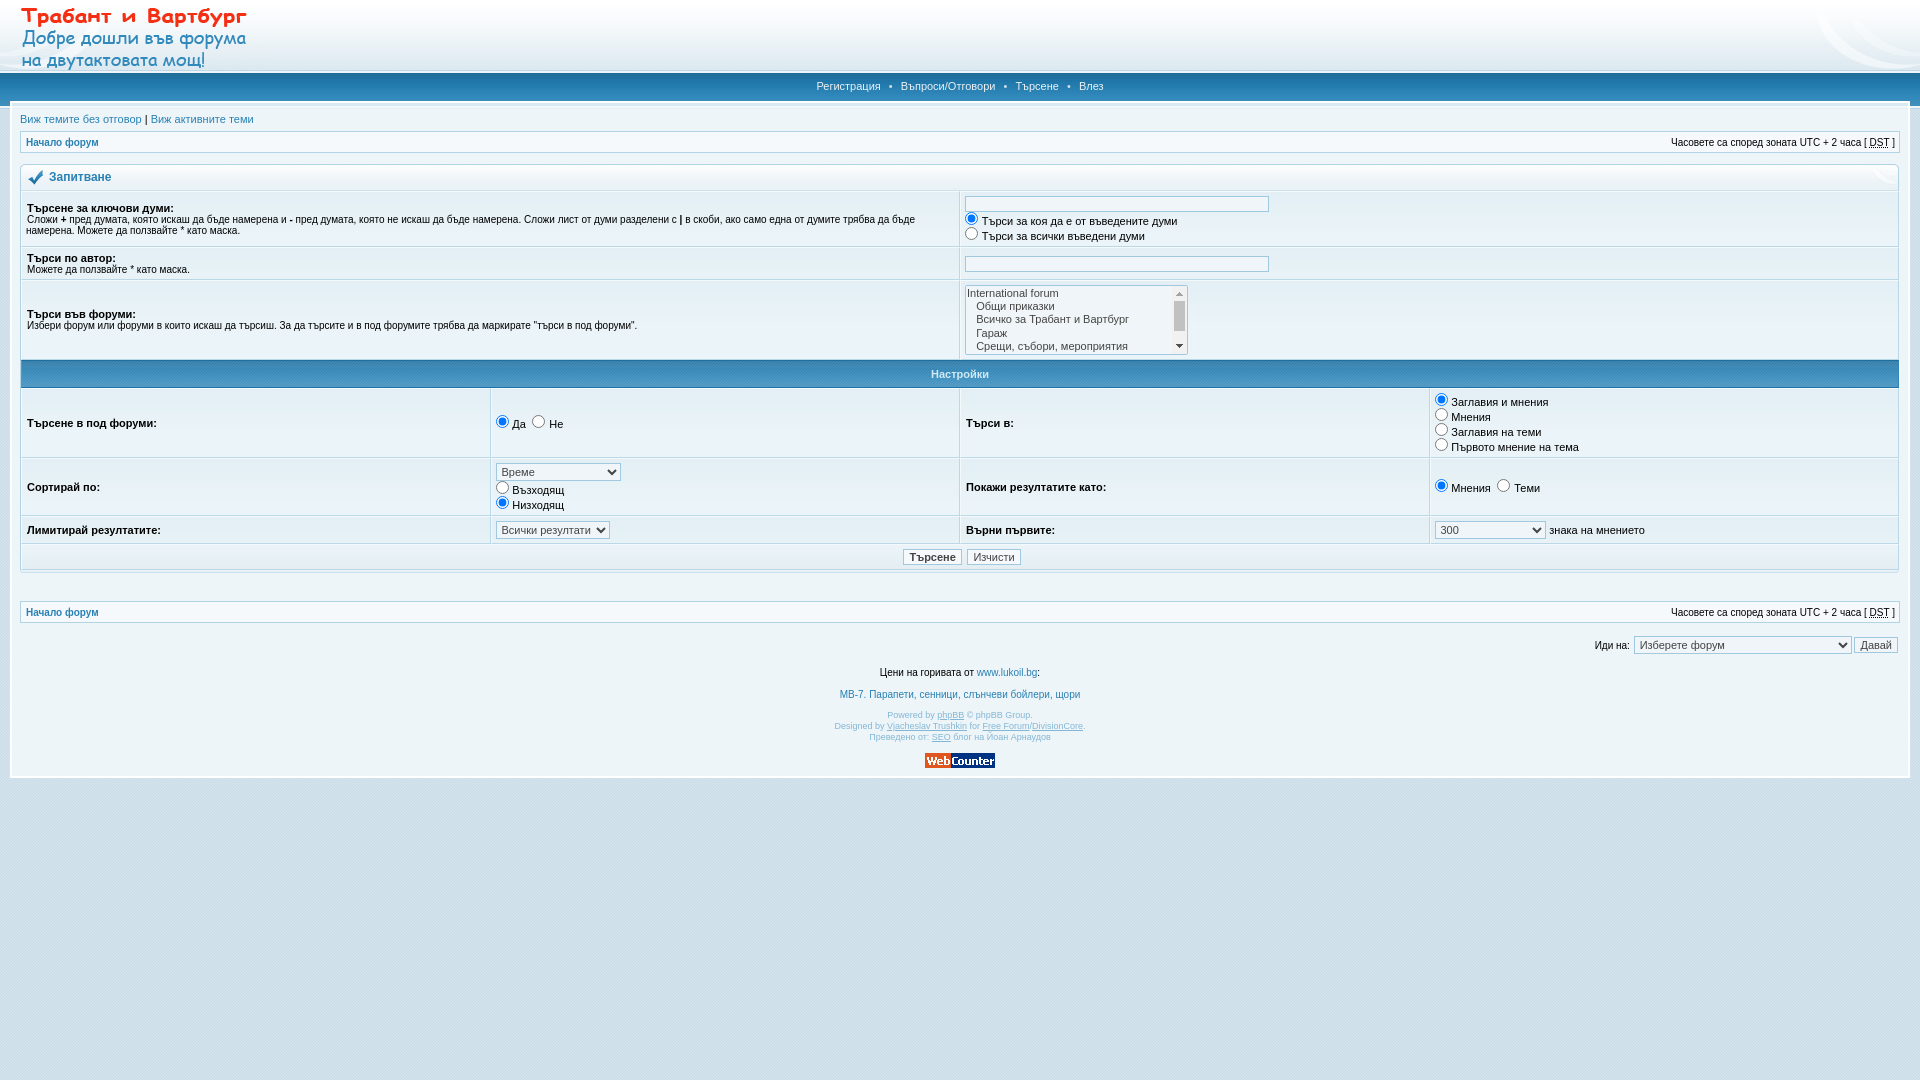  I want to click on 'SEO', so click(930, 736).